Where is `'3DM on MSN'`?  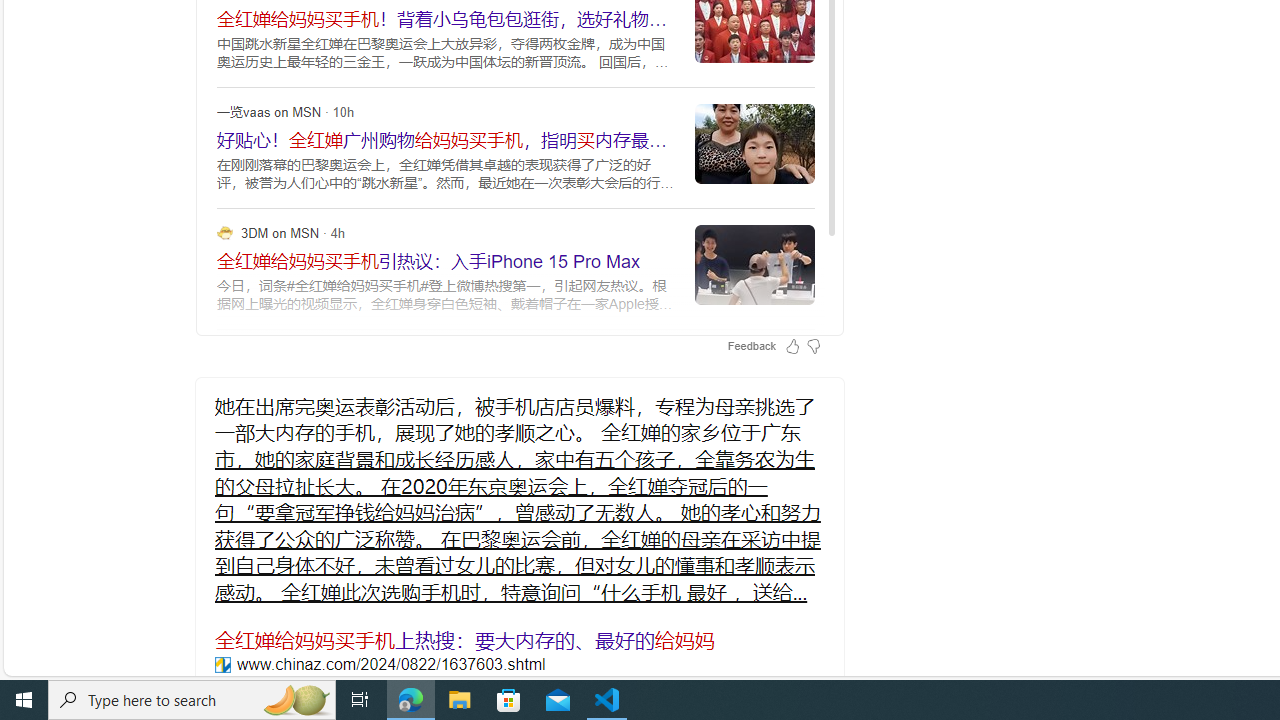 '3DM on MSN' is located at coordinates (225, 231).